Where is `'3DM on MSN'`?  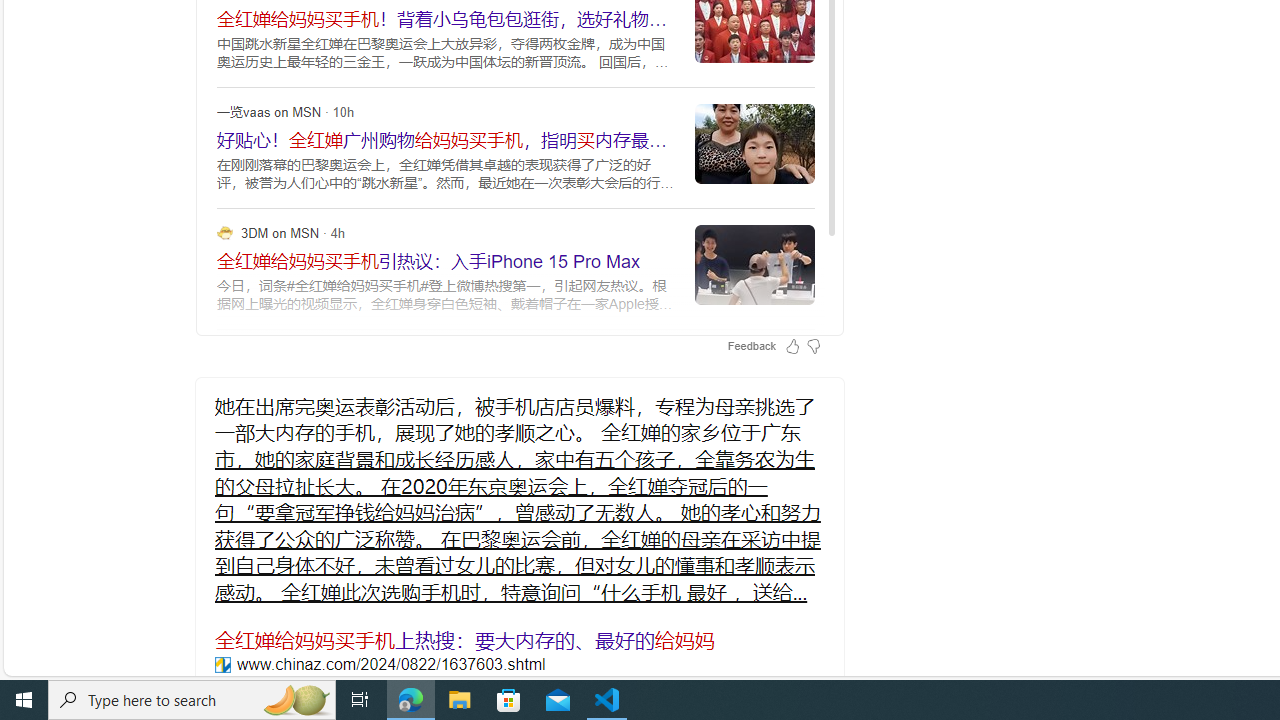 '3DM on MSN' is located at coordinates (225, 231).